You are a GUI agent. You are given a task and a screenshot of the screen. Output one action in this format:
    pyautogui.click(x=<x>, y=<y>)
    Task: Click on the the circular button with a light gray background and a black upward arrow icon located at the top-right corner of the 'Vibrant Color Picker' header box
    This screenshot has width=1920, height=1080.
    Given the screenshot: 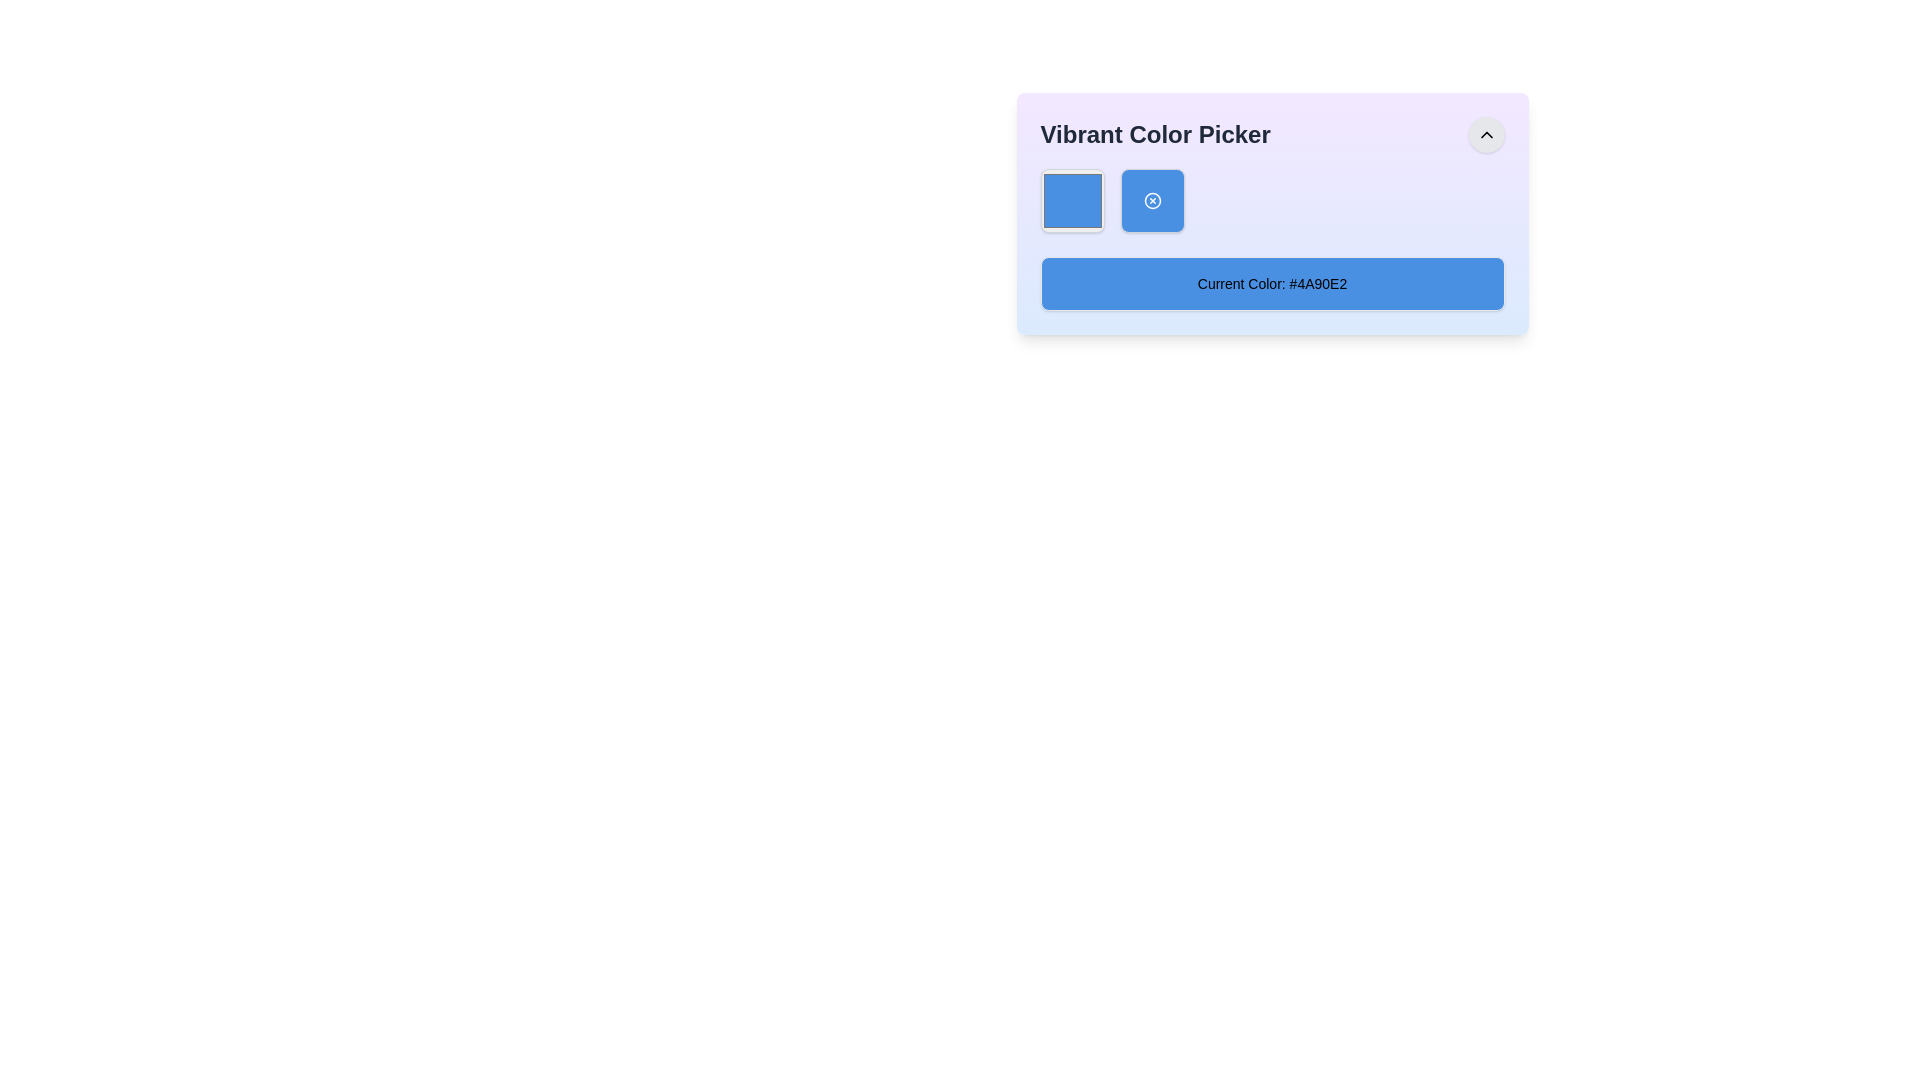 What is the action you would take?
    pyautogui.click(x=1486, y=135)
    